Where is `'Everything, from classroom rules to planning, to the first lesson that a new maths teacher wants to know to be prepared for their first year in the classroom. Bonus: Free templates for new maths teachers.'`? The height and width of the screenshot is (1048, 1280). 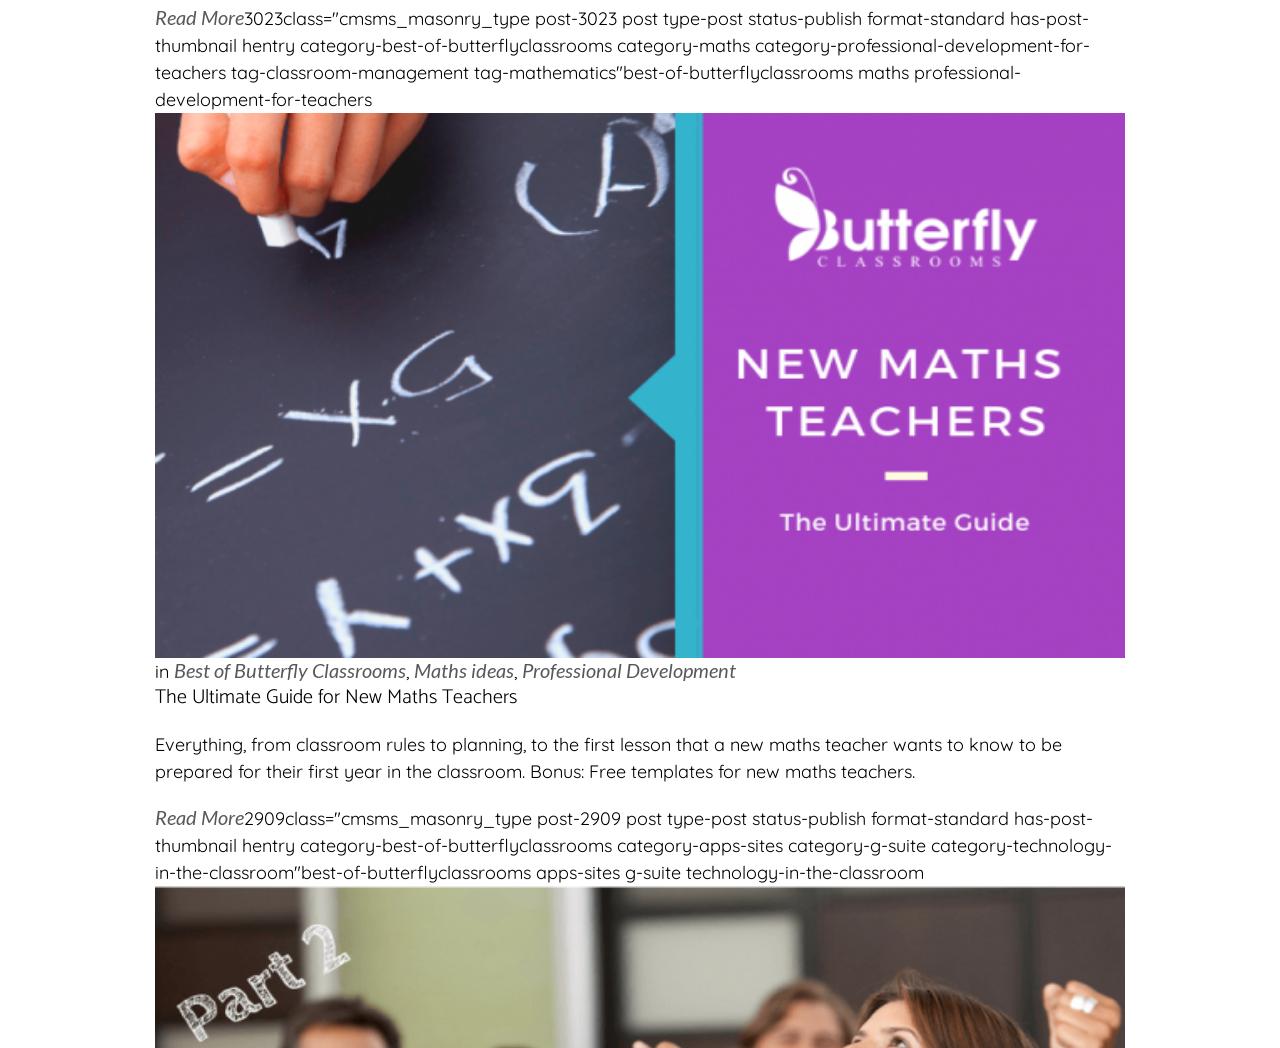
'Everything, from classroom rules to planning, to the first lesson that a new maths teacher wants to know to be prepared for their first year in the classroom. Bonus: Free templates for new maths teachers.' is located at coordinates (607, 758).